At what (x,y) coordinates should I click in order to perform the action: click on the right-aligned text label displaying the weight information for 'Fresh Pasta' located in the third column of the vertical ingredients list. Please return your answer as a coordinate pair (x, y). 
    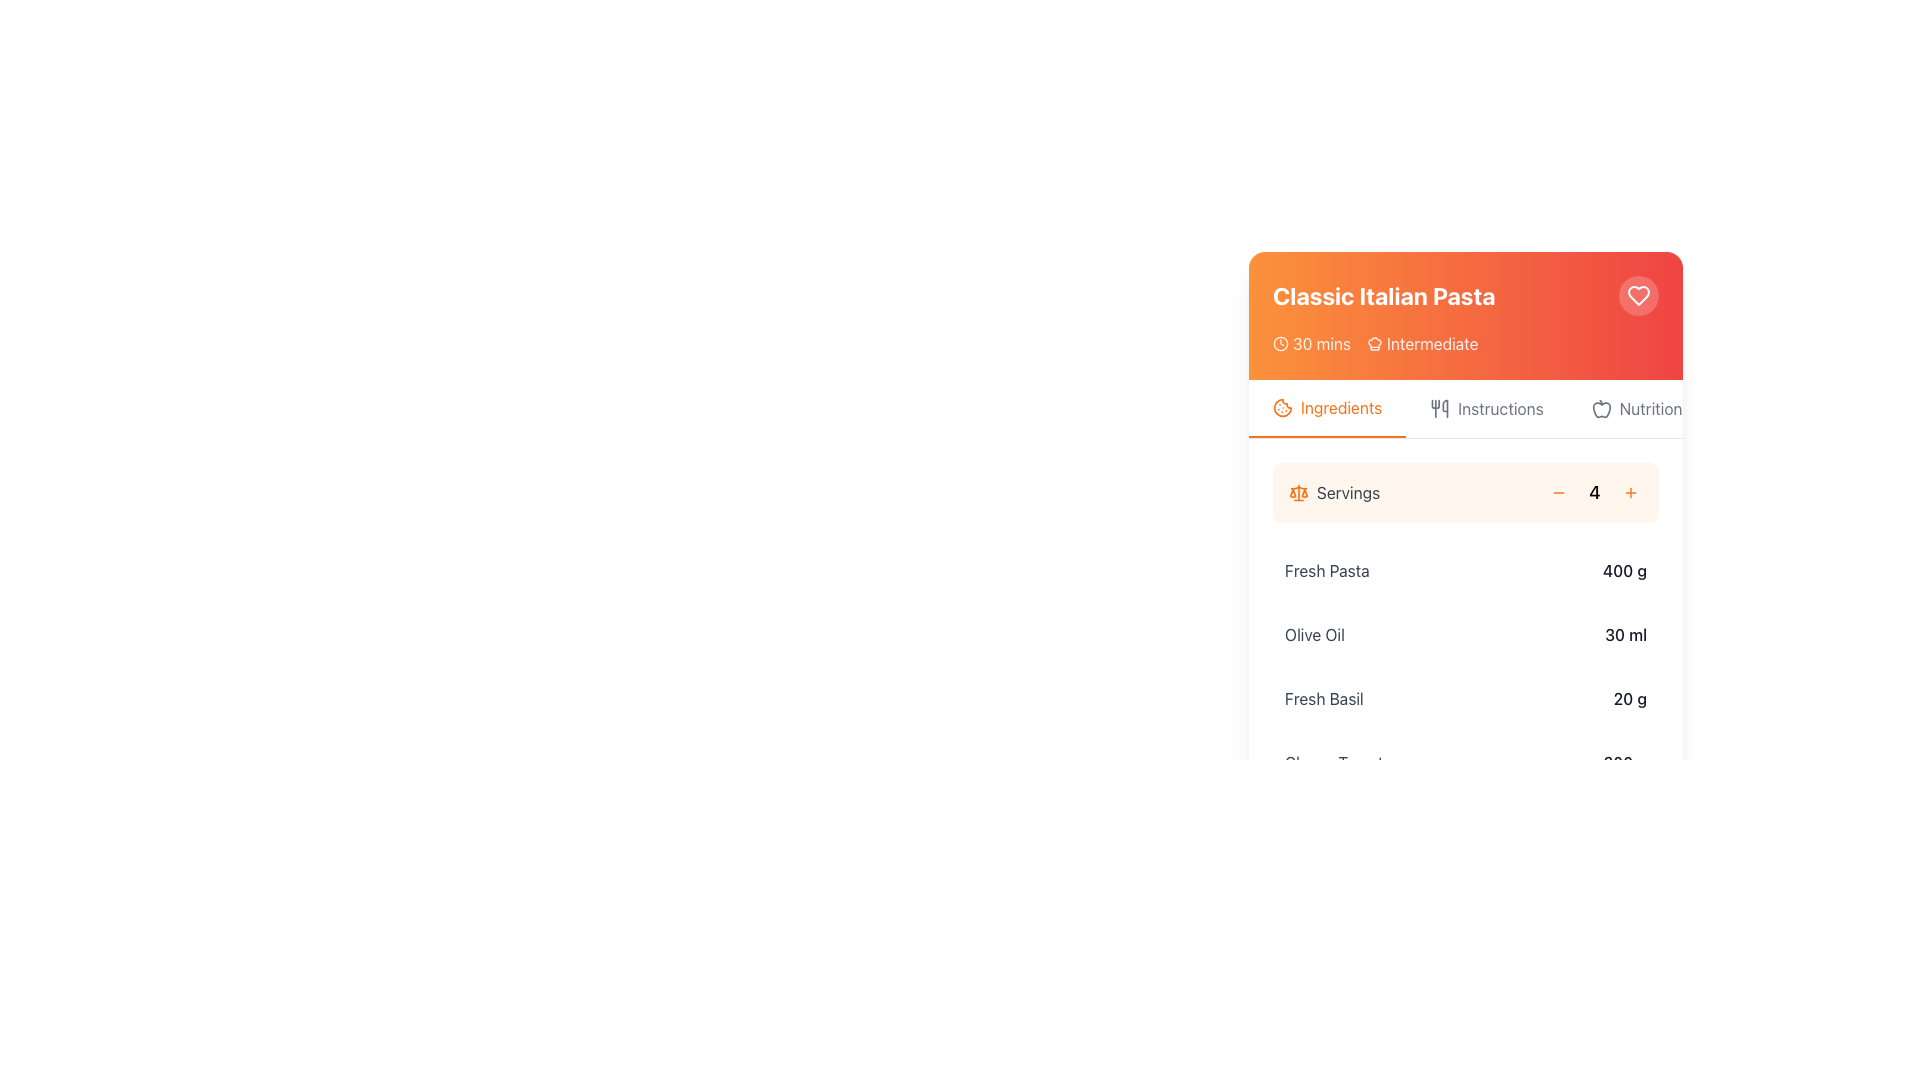
    Looking at the image, I should click on (1624, 570).